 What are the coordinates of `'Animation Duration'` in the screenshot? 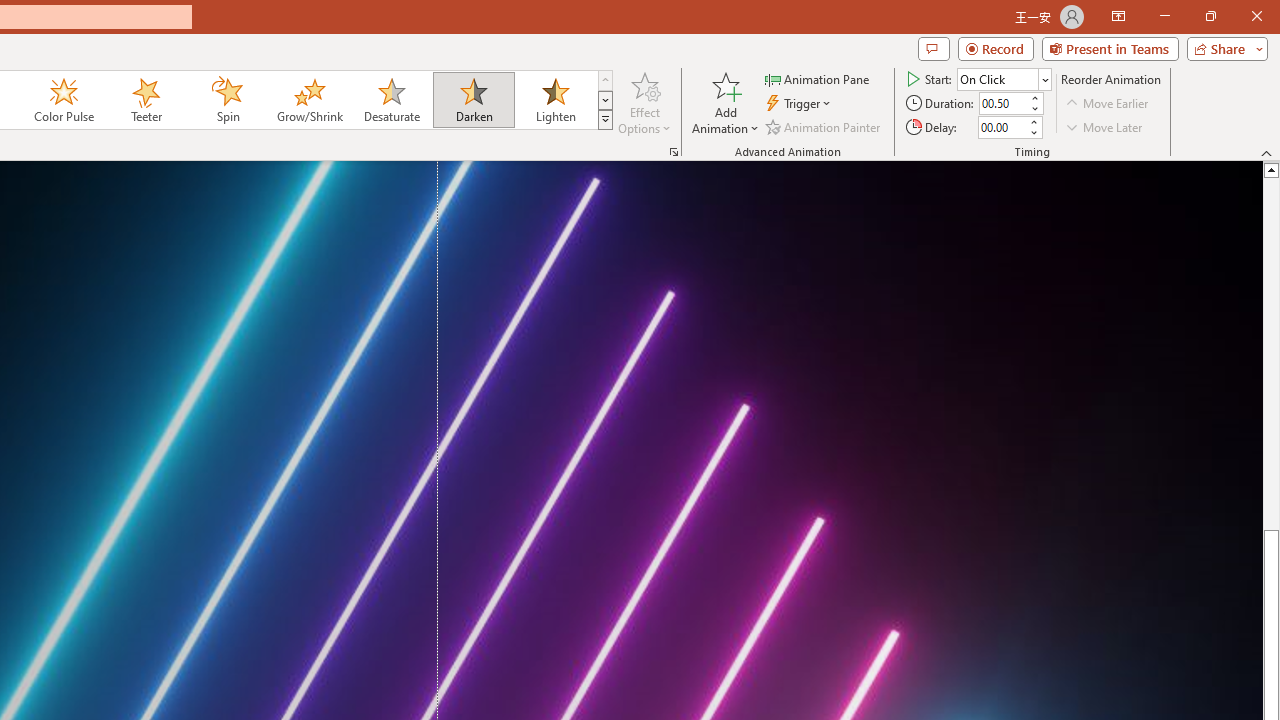 It's located at (1003, 103).